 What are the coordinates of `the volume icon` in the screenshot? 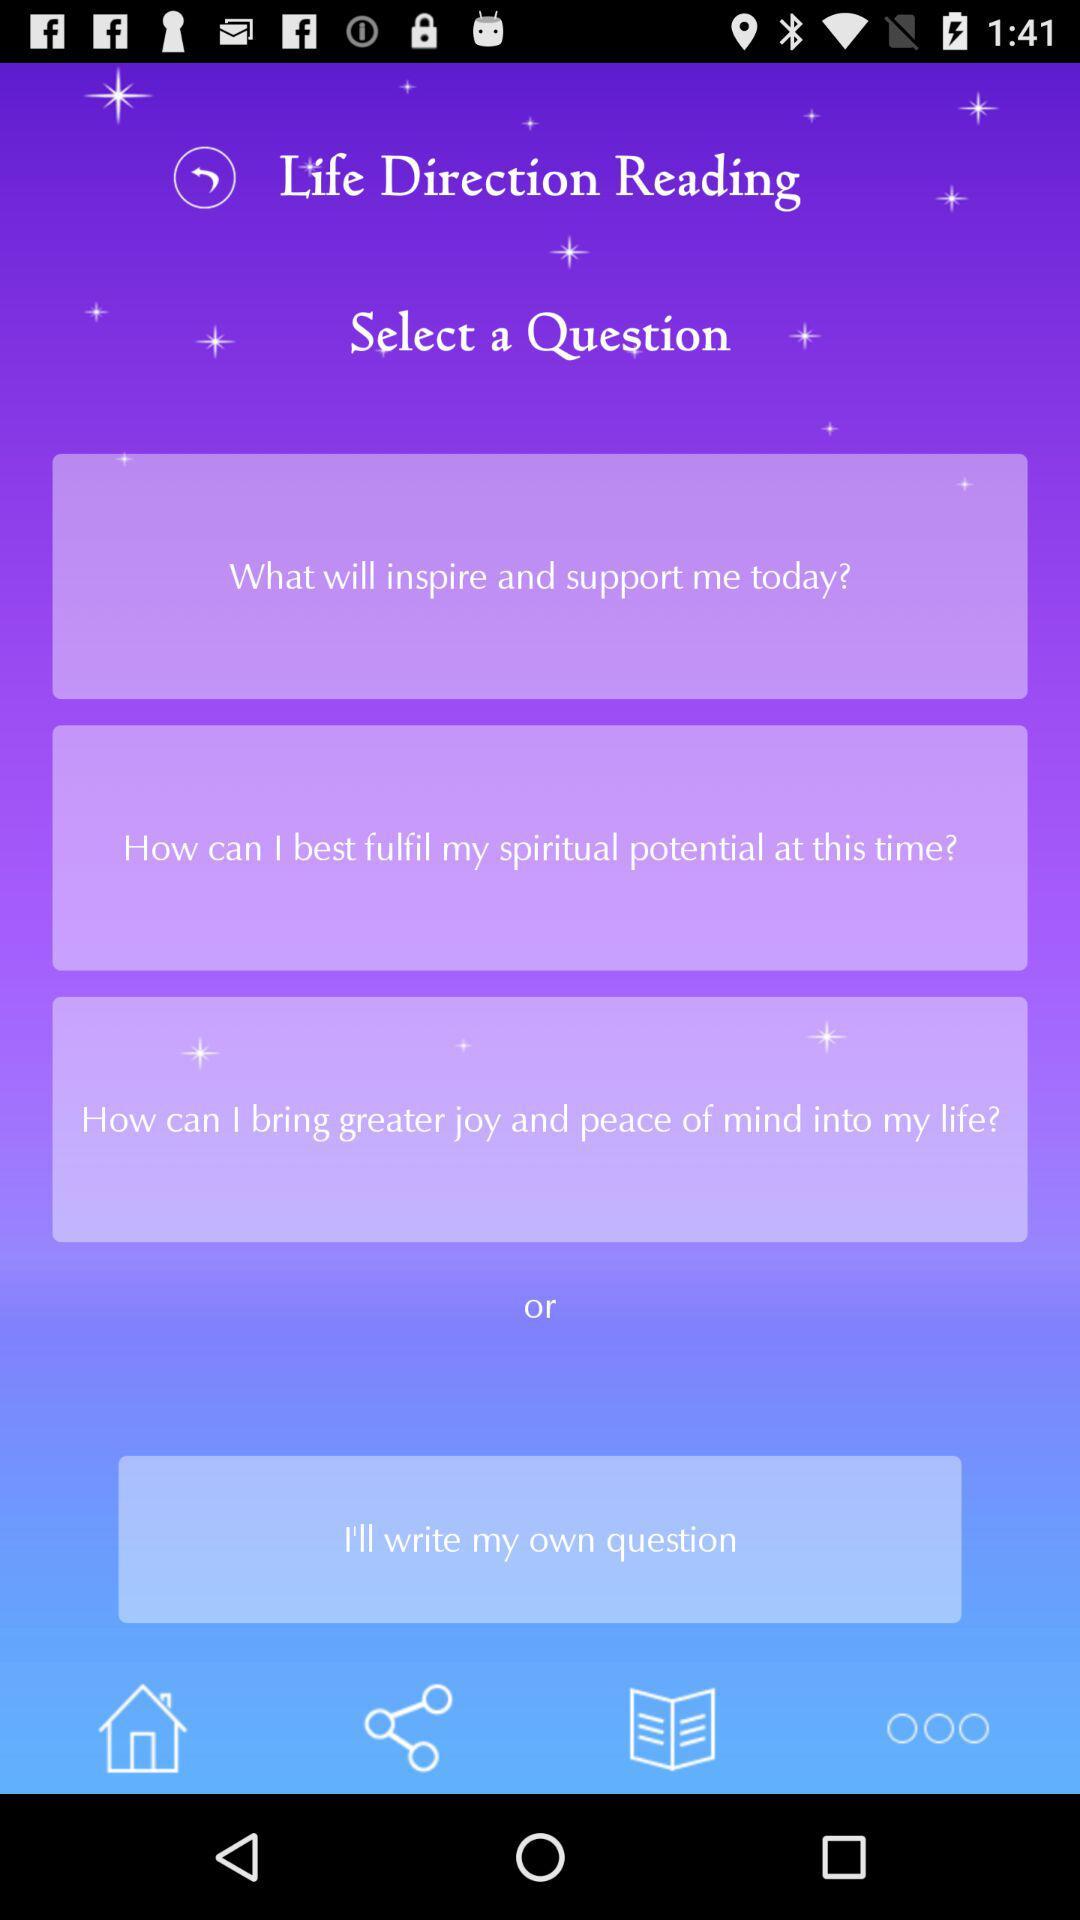 It's located at (406, 1848).